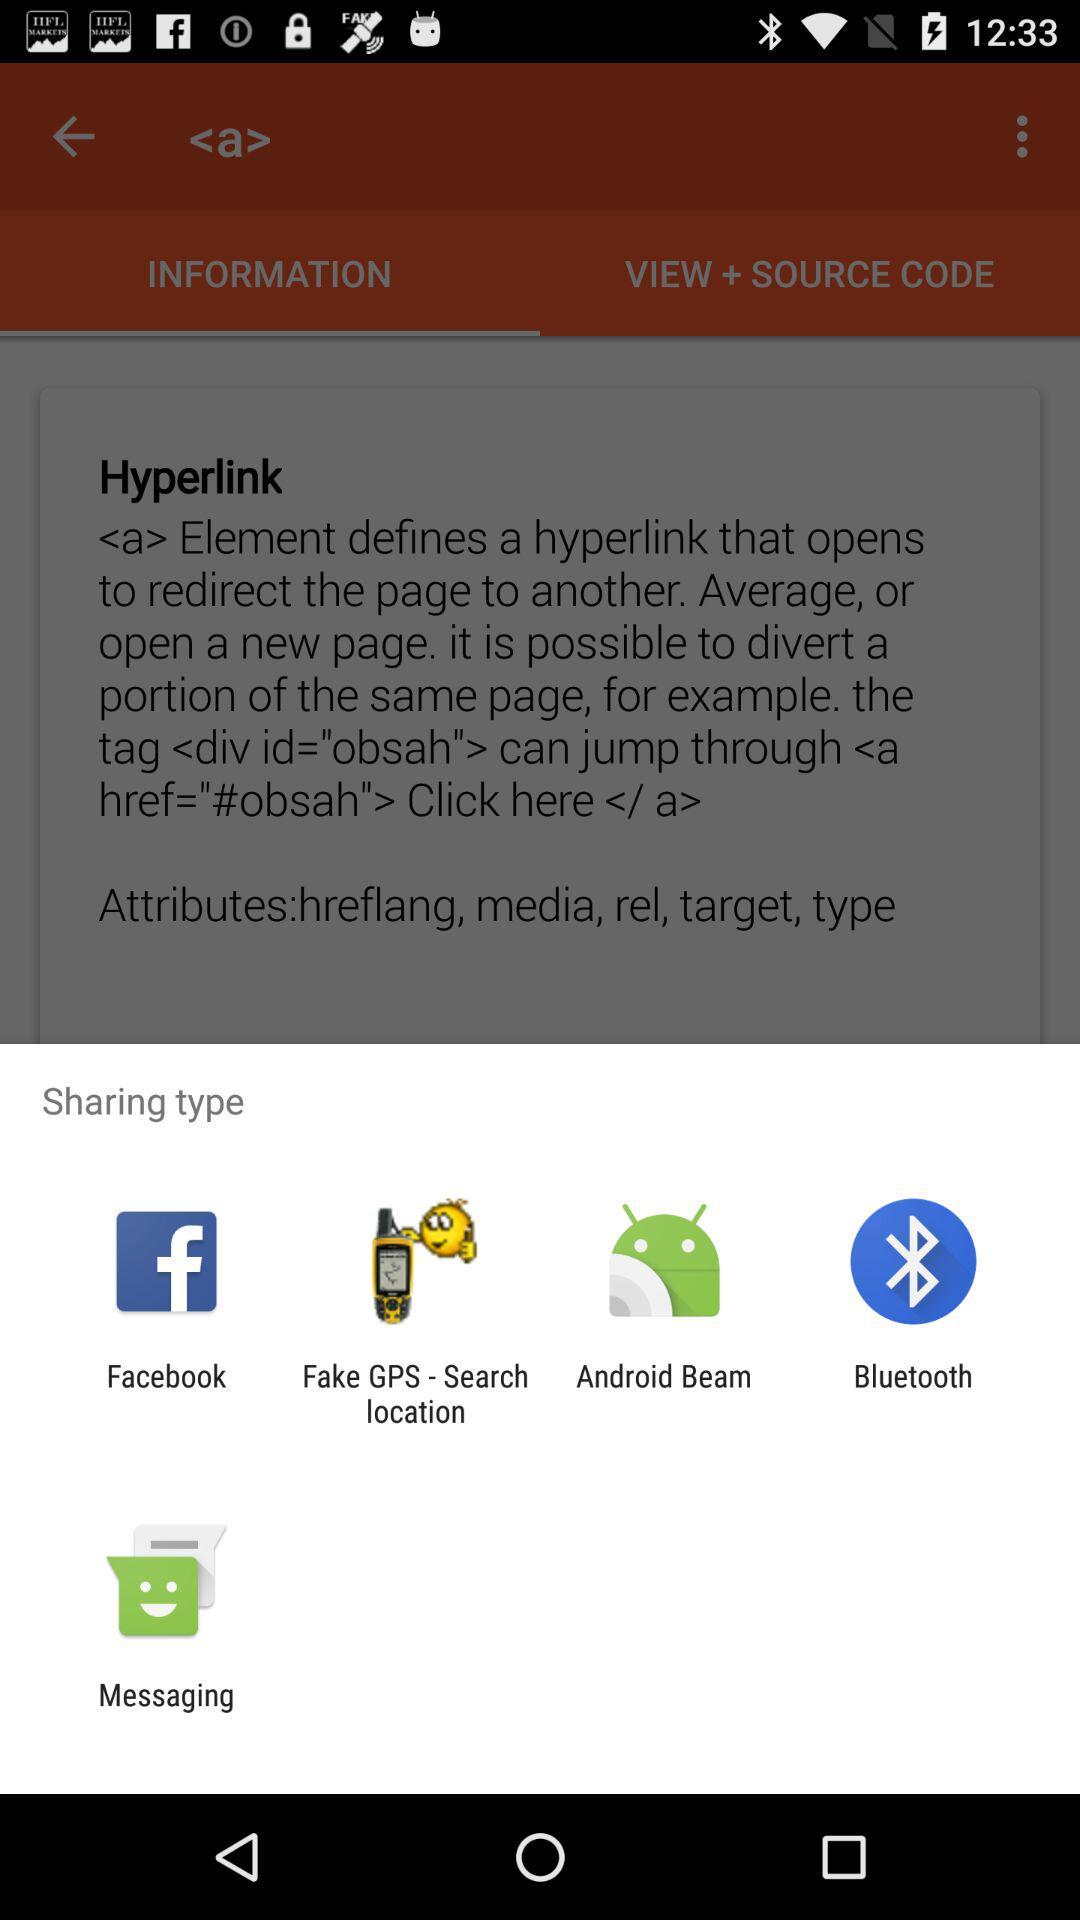 This screenshot has width=1080, height=1920. I want to click on the fake gps search app, so click(414, 1392).